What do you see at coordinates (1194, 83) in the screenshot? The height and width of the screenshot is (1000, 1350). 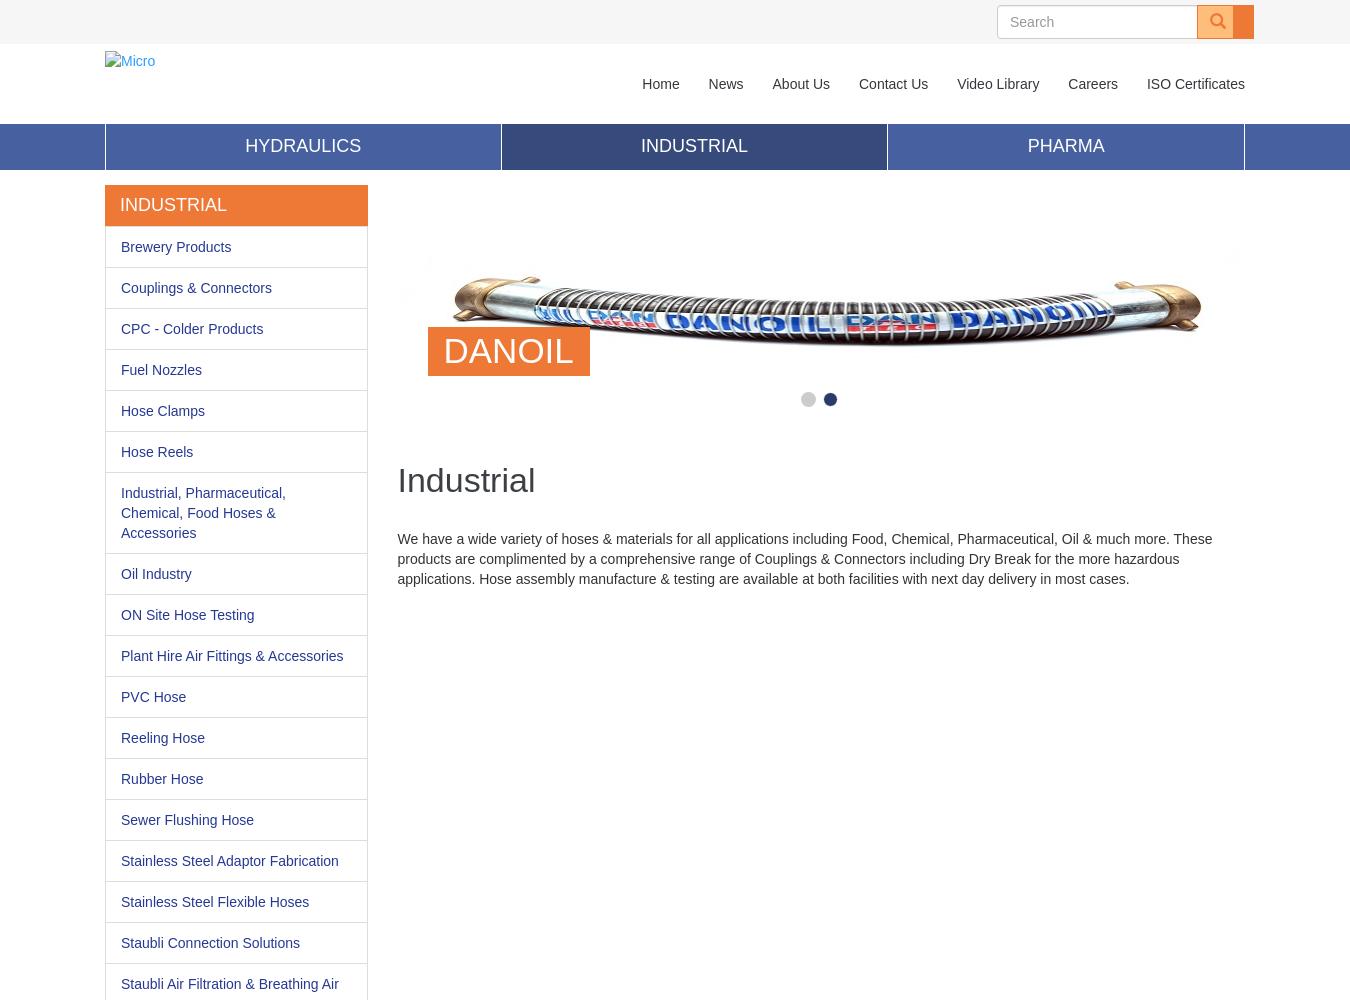 I see `'ISO Certificates'` at bounding box center [1194, 83].